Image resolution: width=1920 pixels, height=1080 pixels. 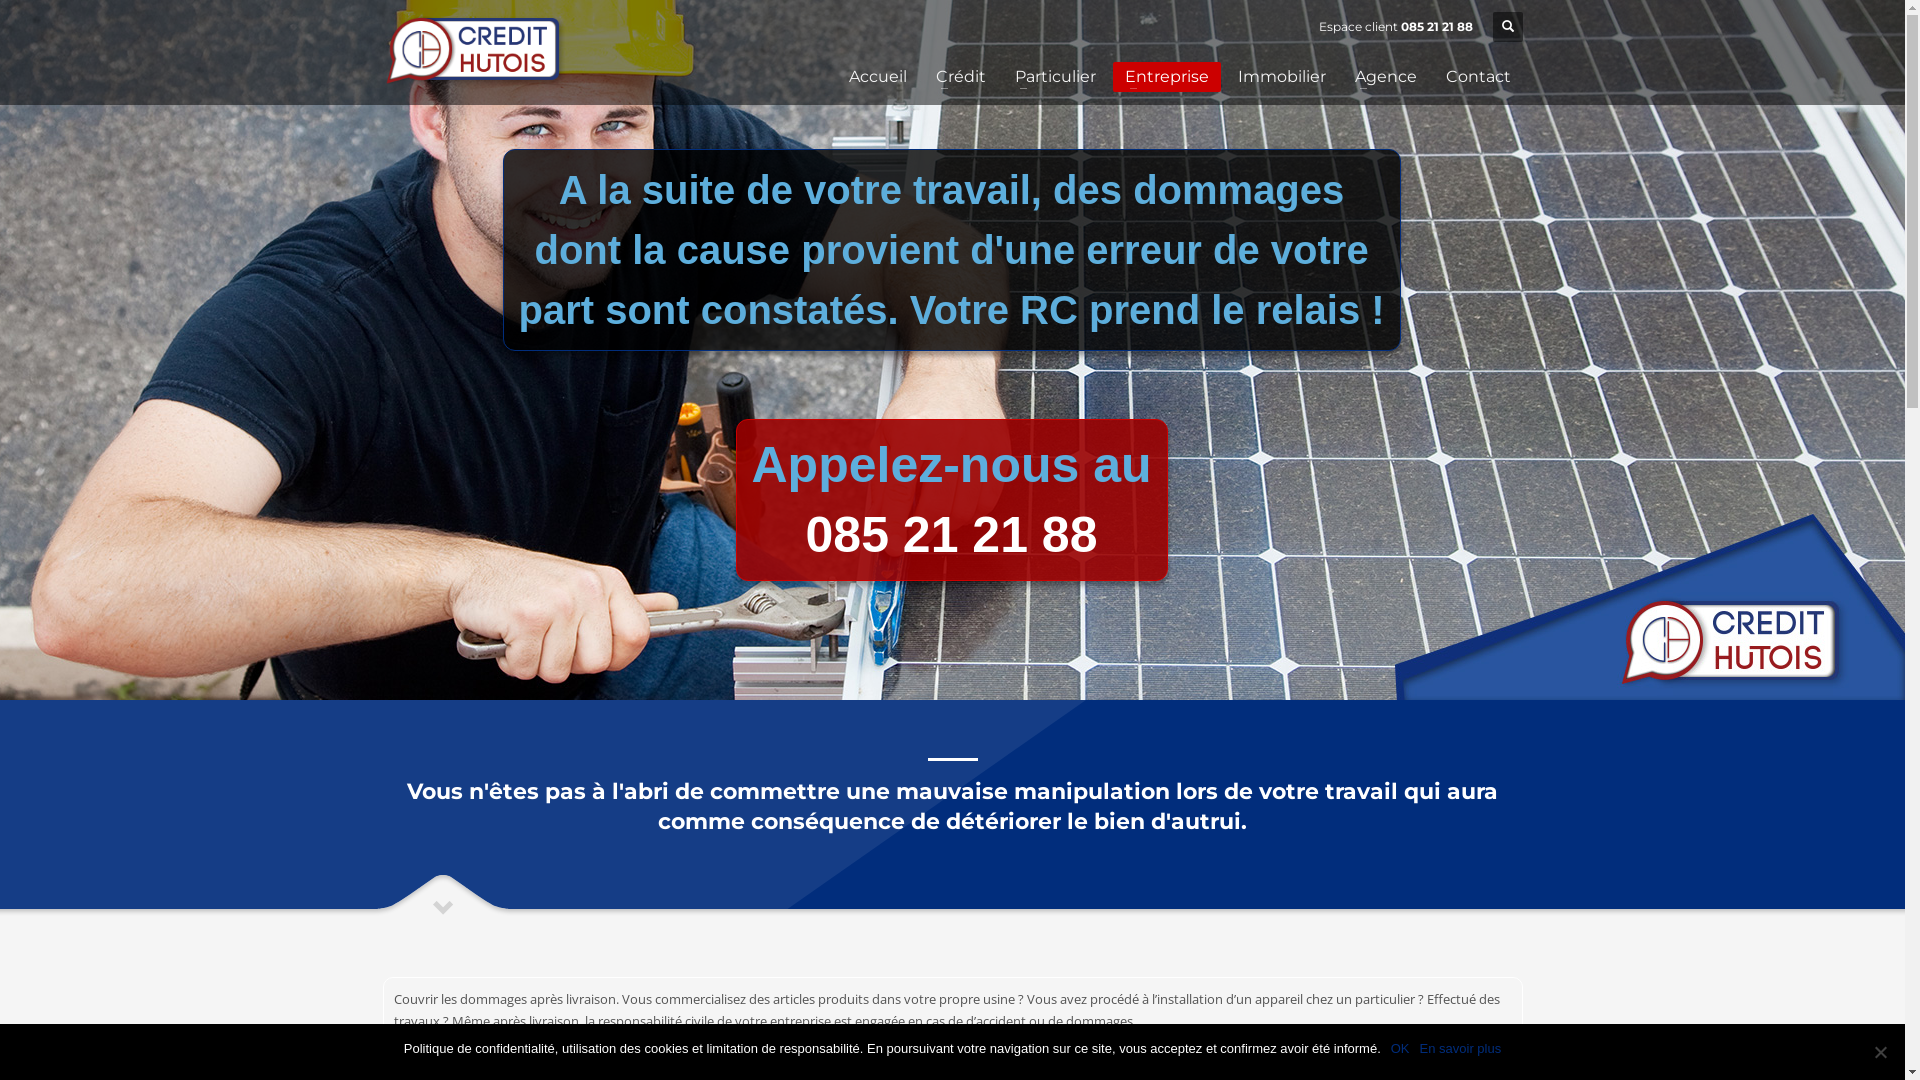 I want to click on 'Entreprise', so click(x=1111, y=76).